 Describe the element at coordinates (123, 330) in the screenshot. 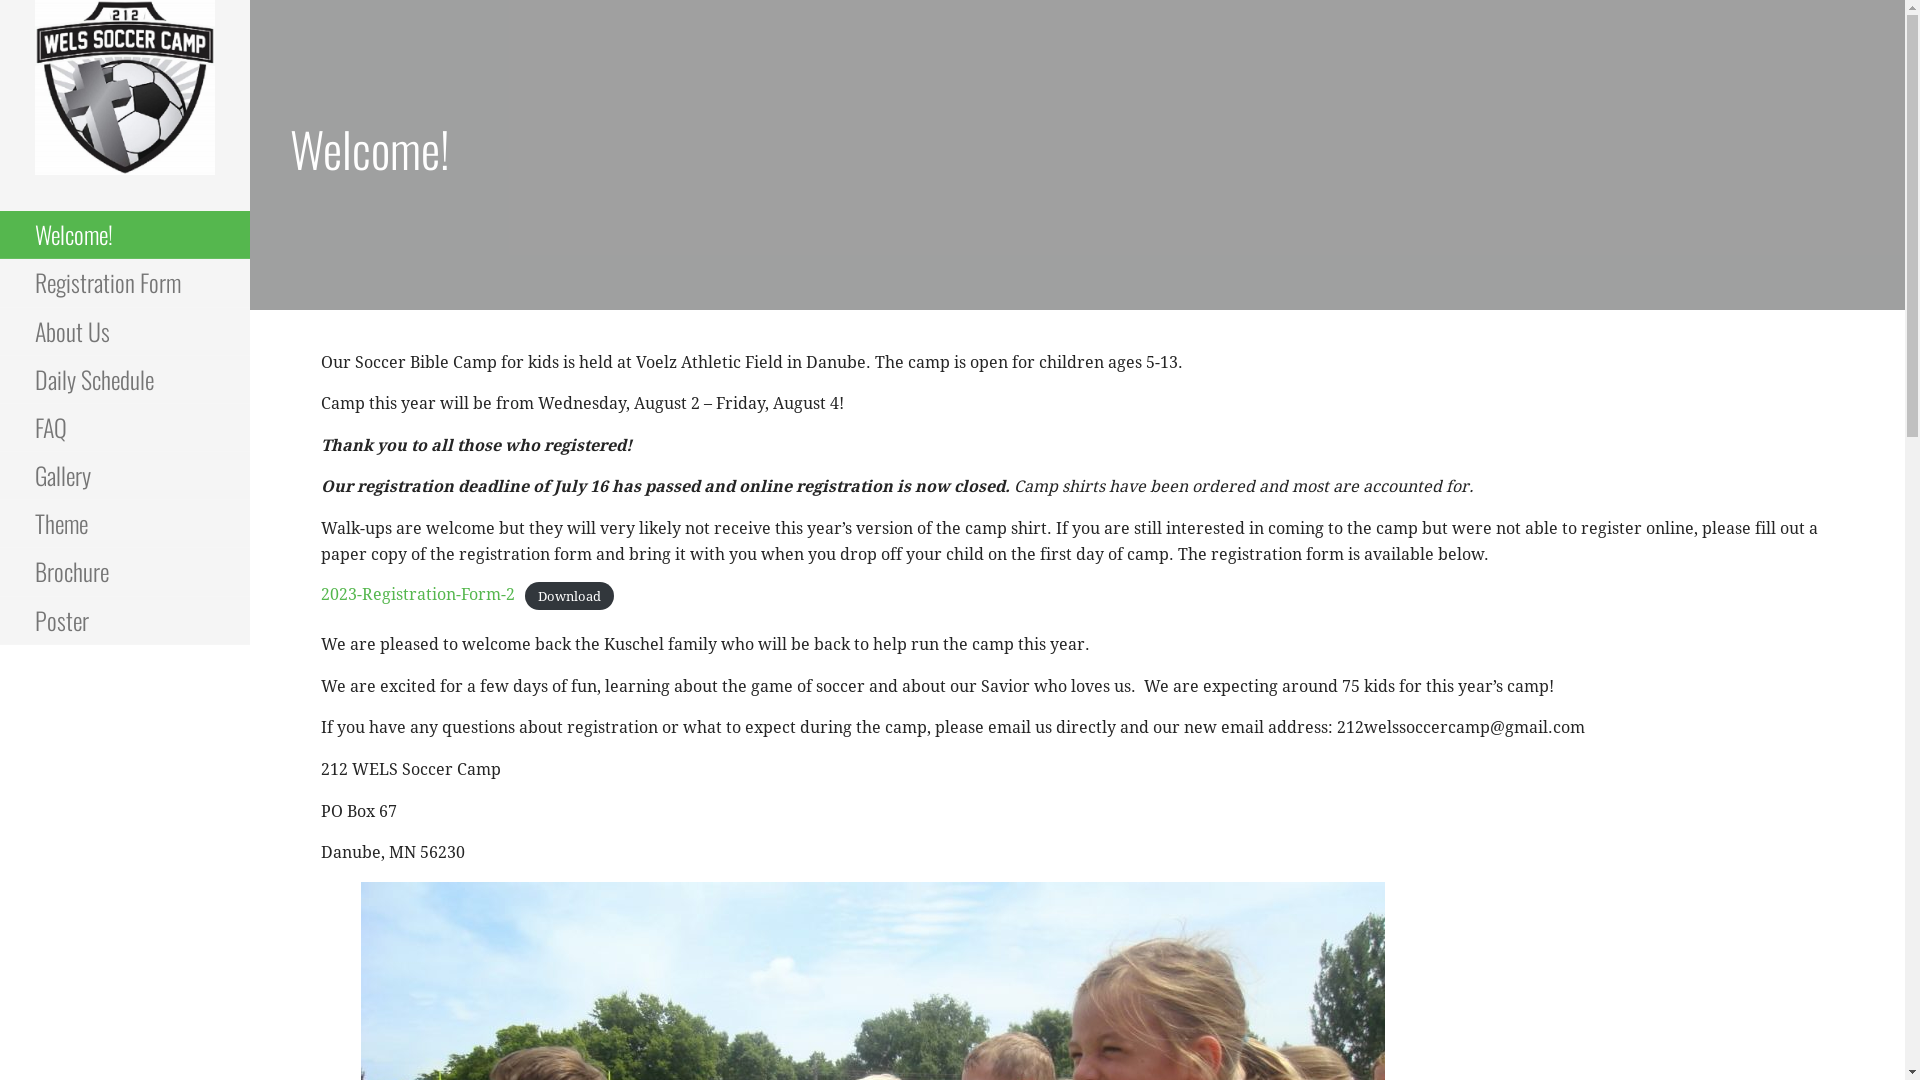

I see `'About Us'` at that location.